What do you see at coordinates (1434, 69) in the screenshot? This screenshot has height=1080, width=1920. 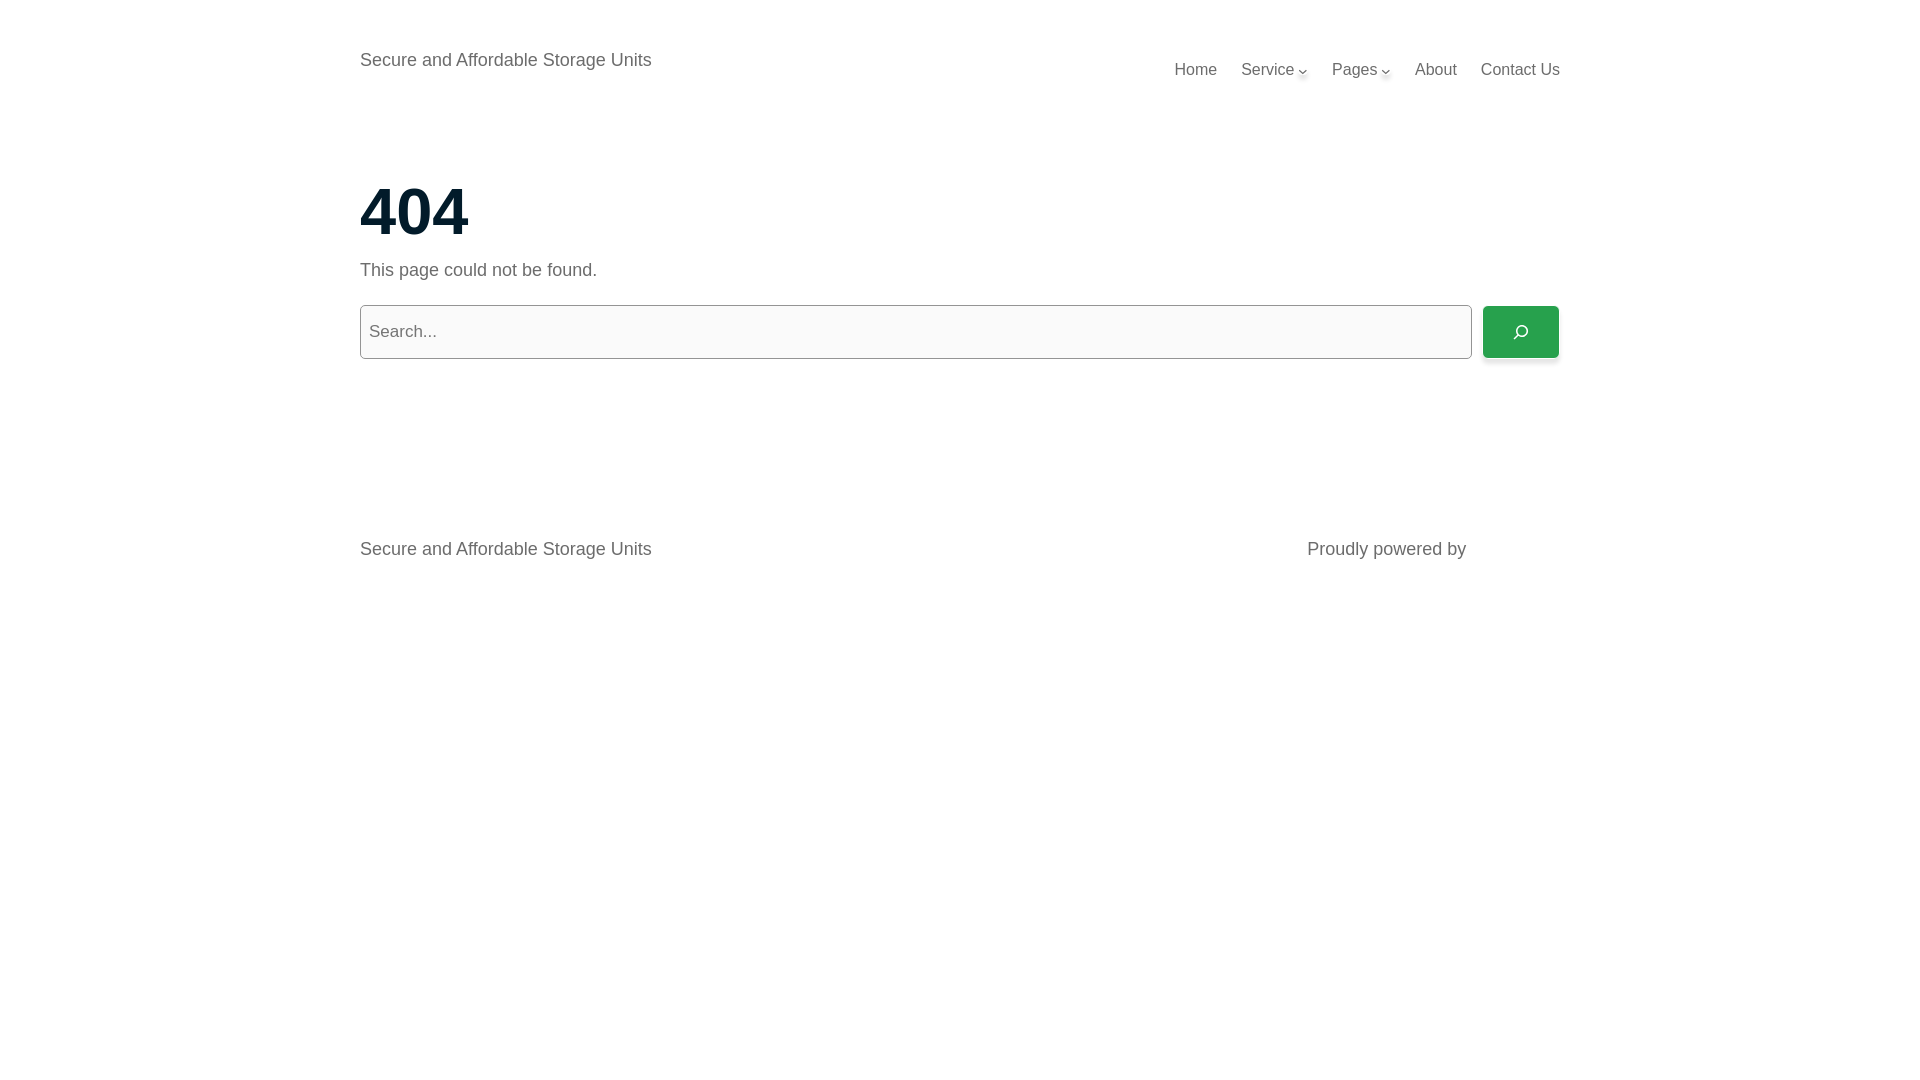 I see `'About'` at bounding box center [1434, 69].